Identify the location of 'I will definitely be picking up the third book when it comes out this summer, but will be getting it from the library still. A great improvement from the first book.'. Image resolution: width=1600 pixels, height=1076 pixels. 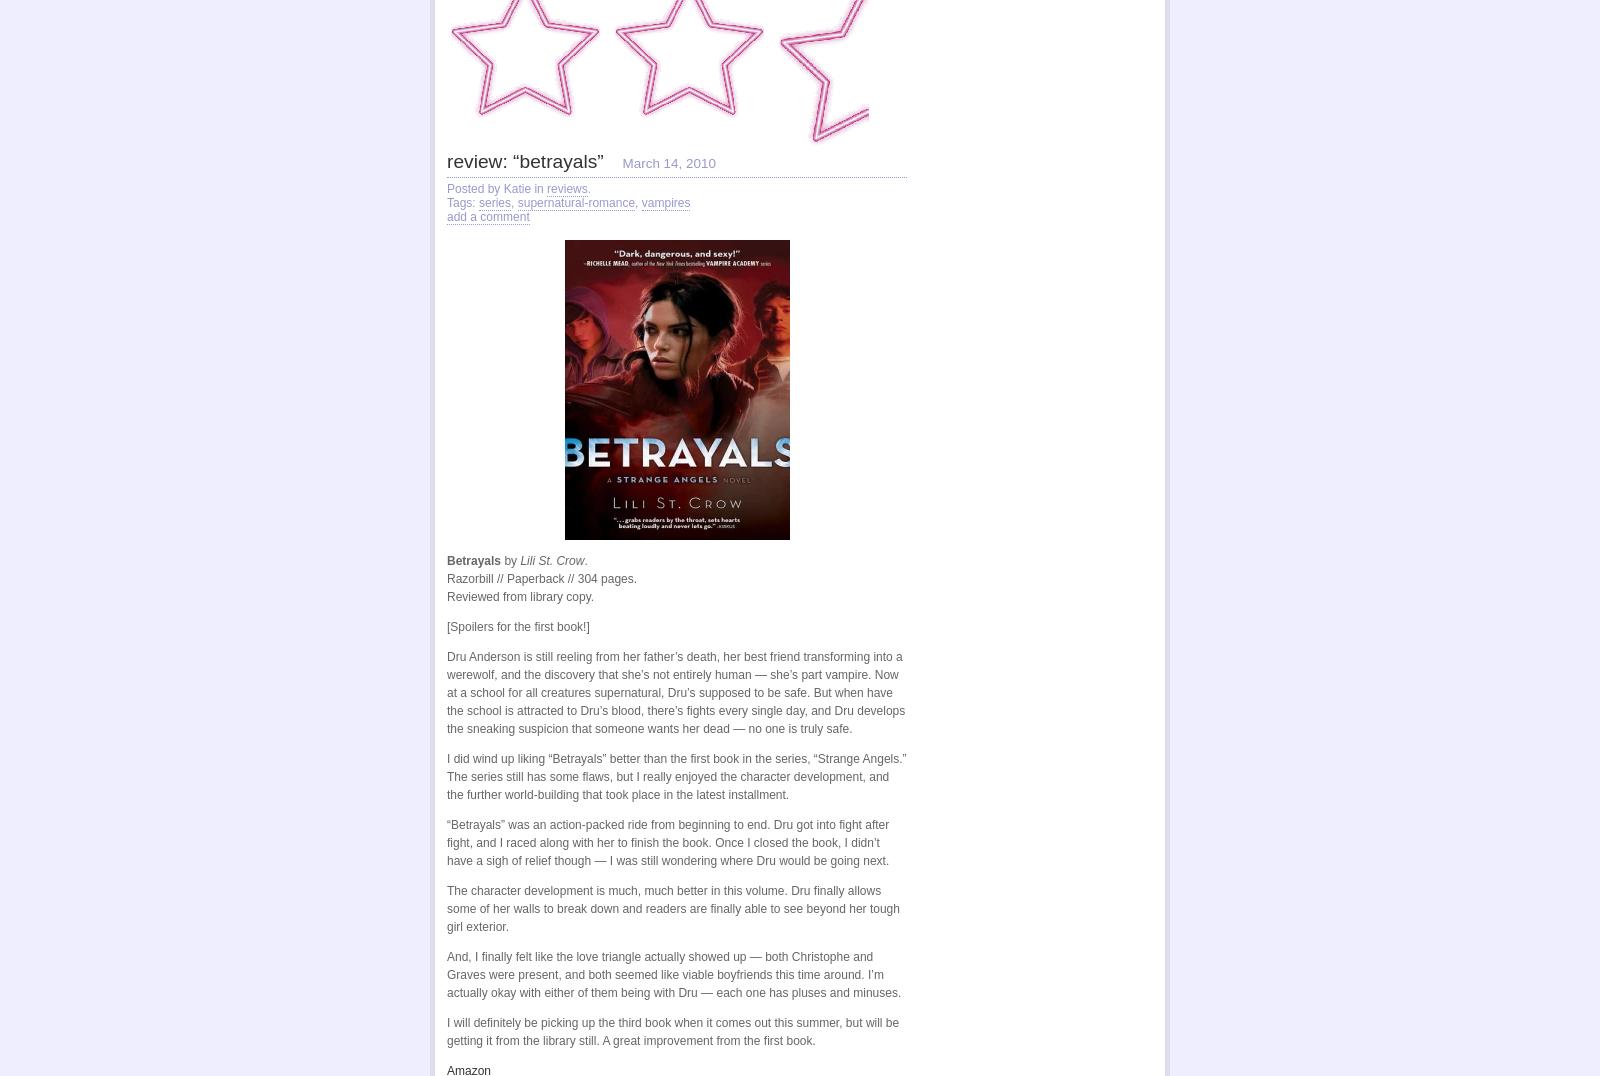
(446, 1030).